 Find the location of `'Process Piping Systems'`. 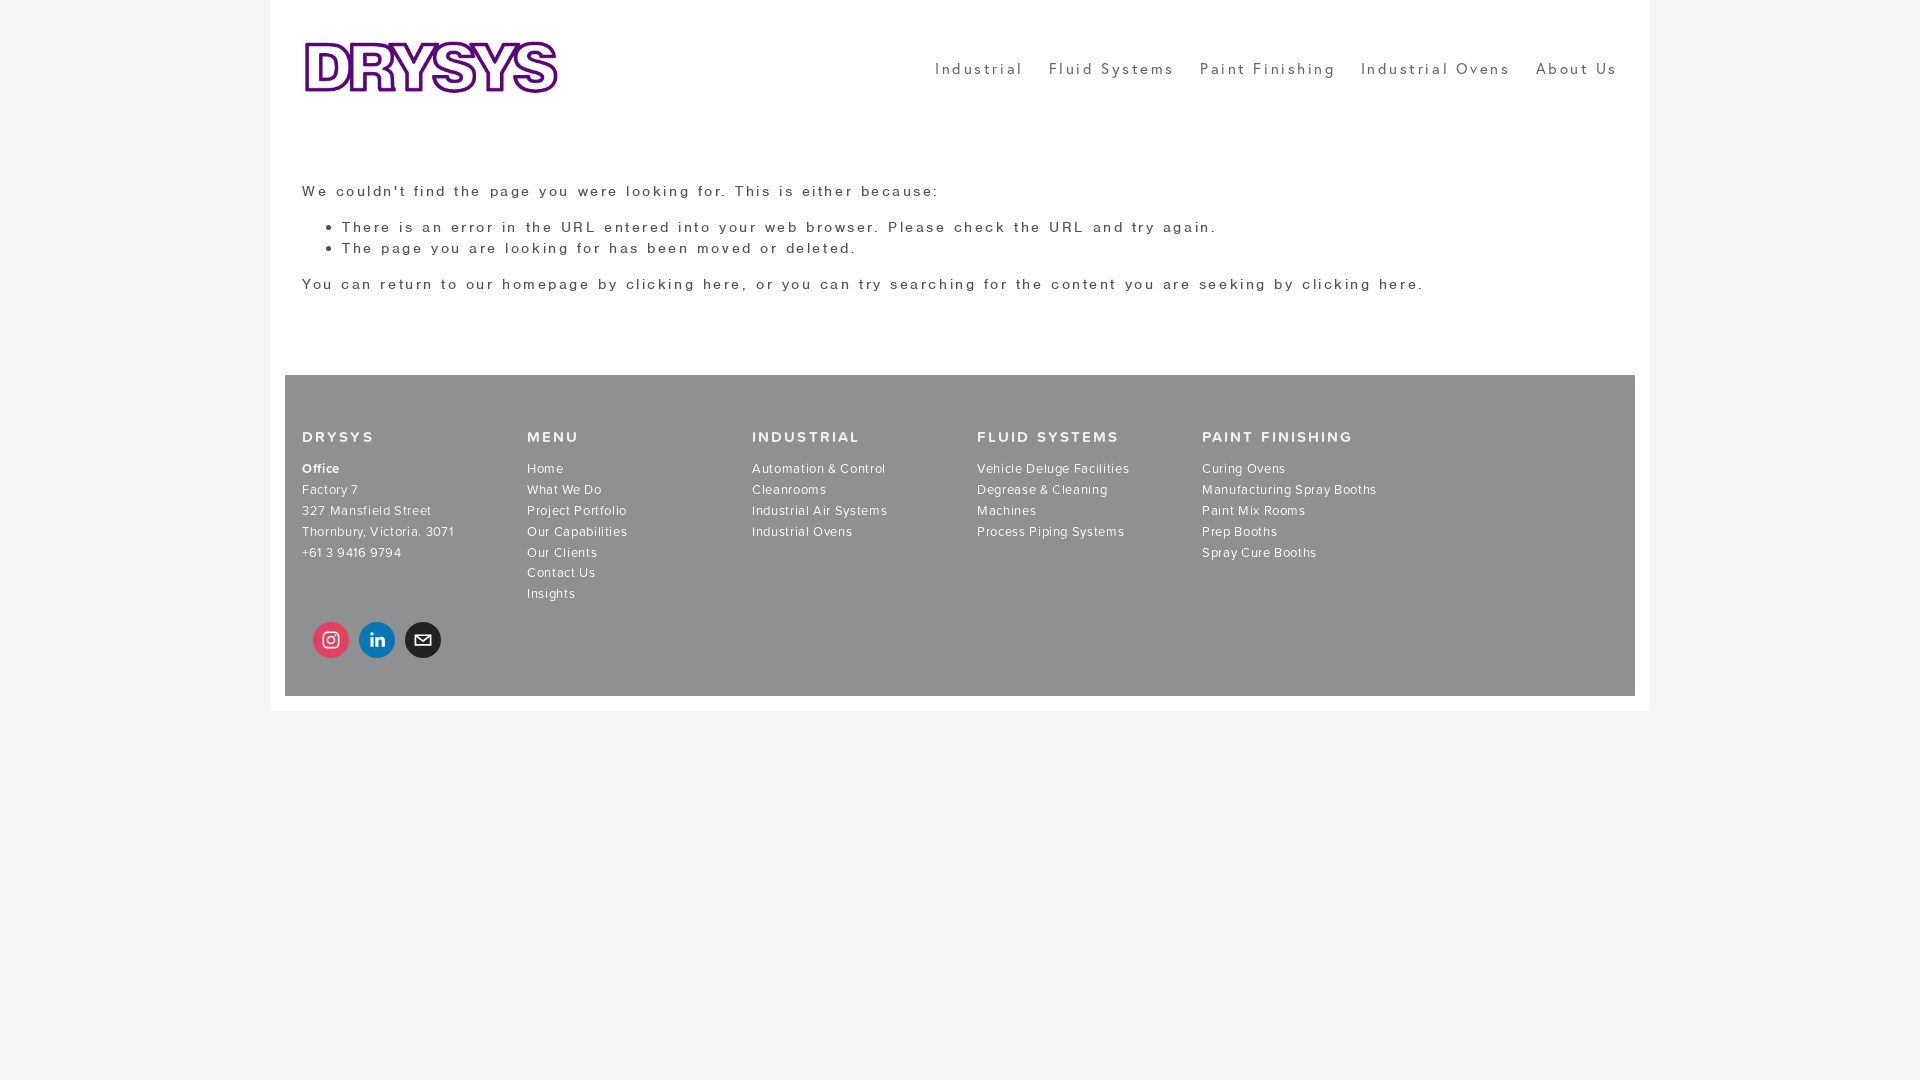

'Process Piping Systems' is located at coordinates (1049, 531).